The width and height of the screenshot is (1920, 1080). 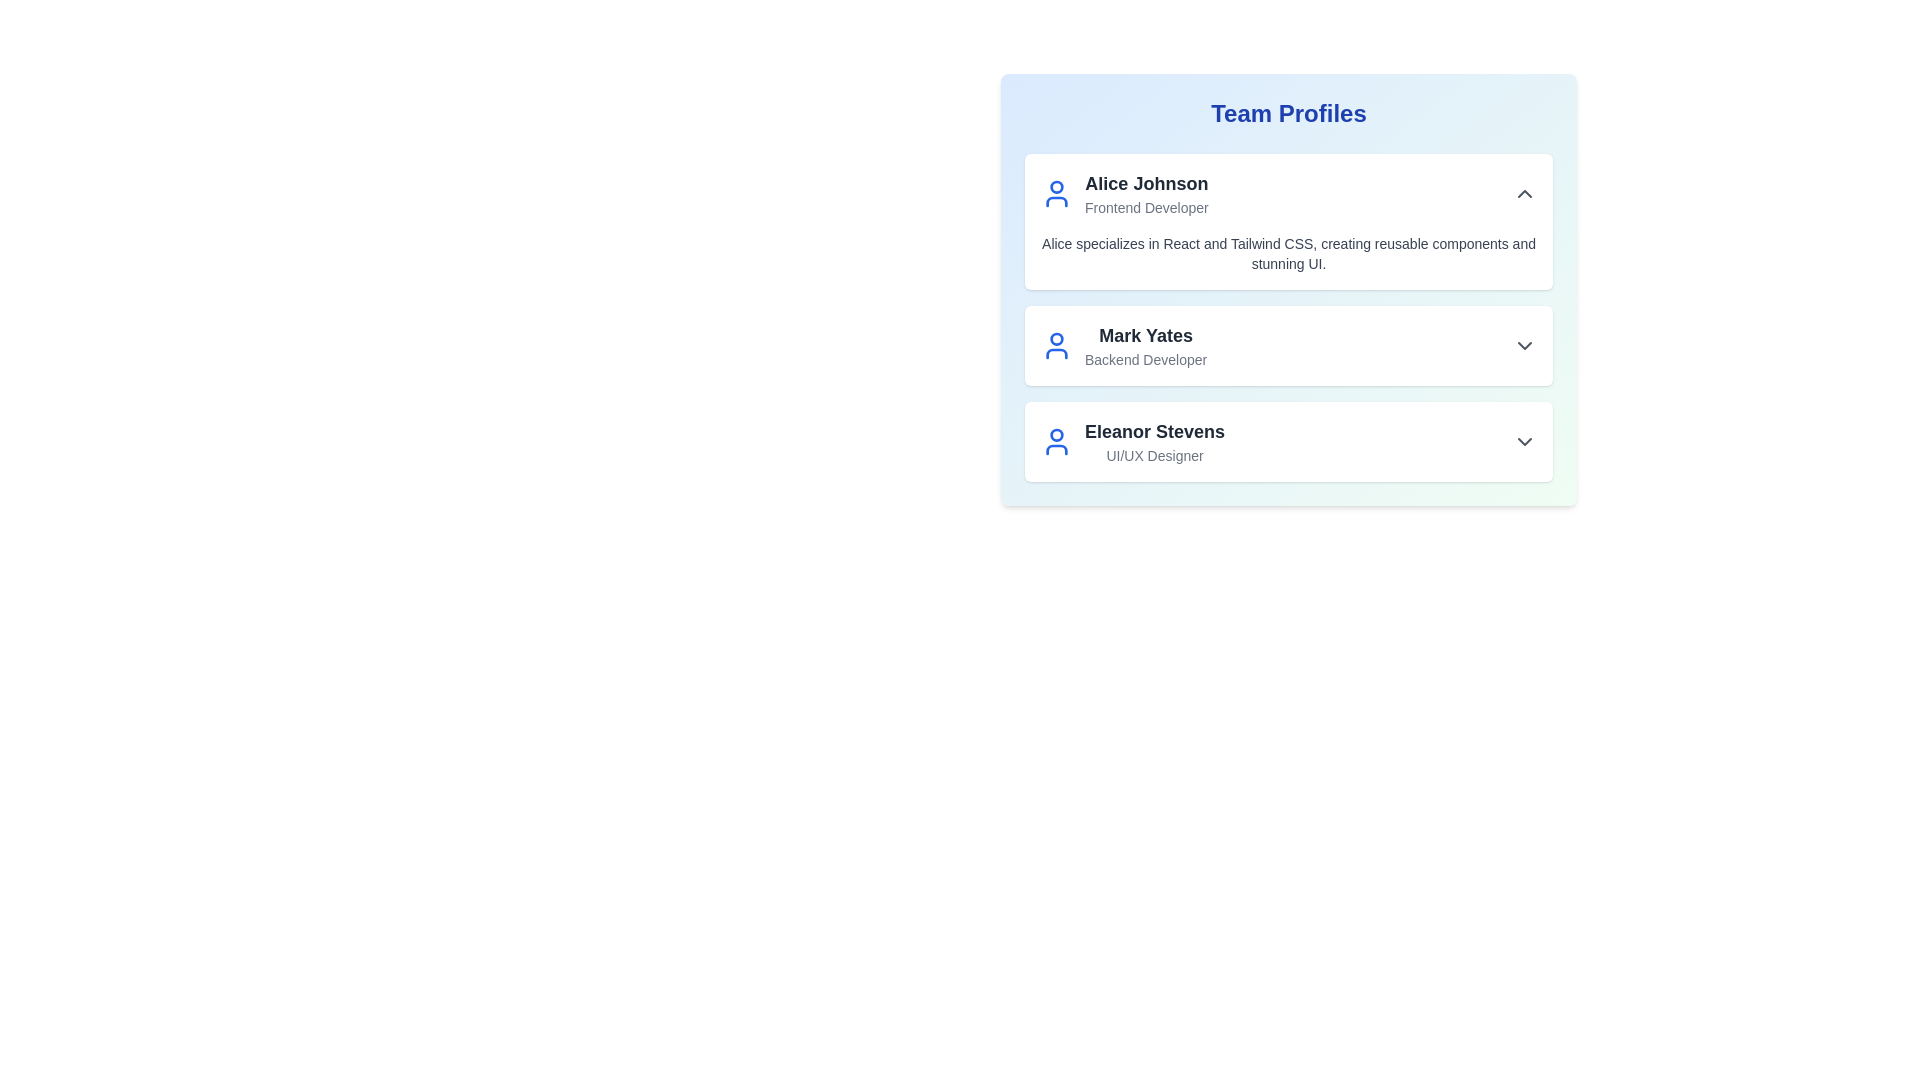 I want to click on the profile of Alice Johnson to observe the hover effect, so click(x=1289, y=222).